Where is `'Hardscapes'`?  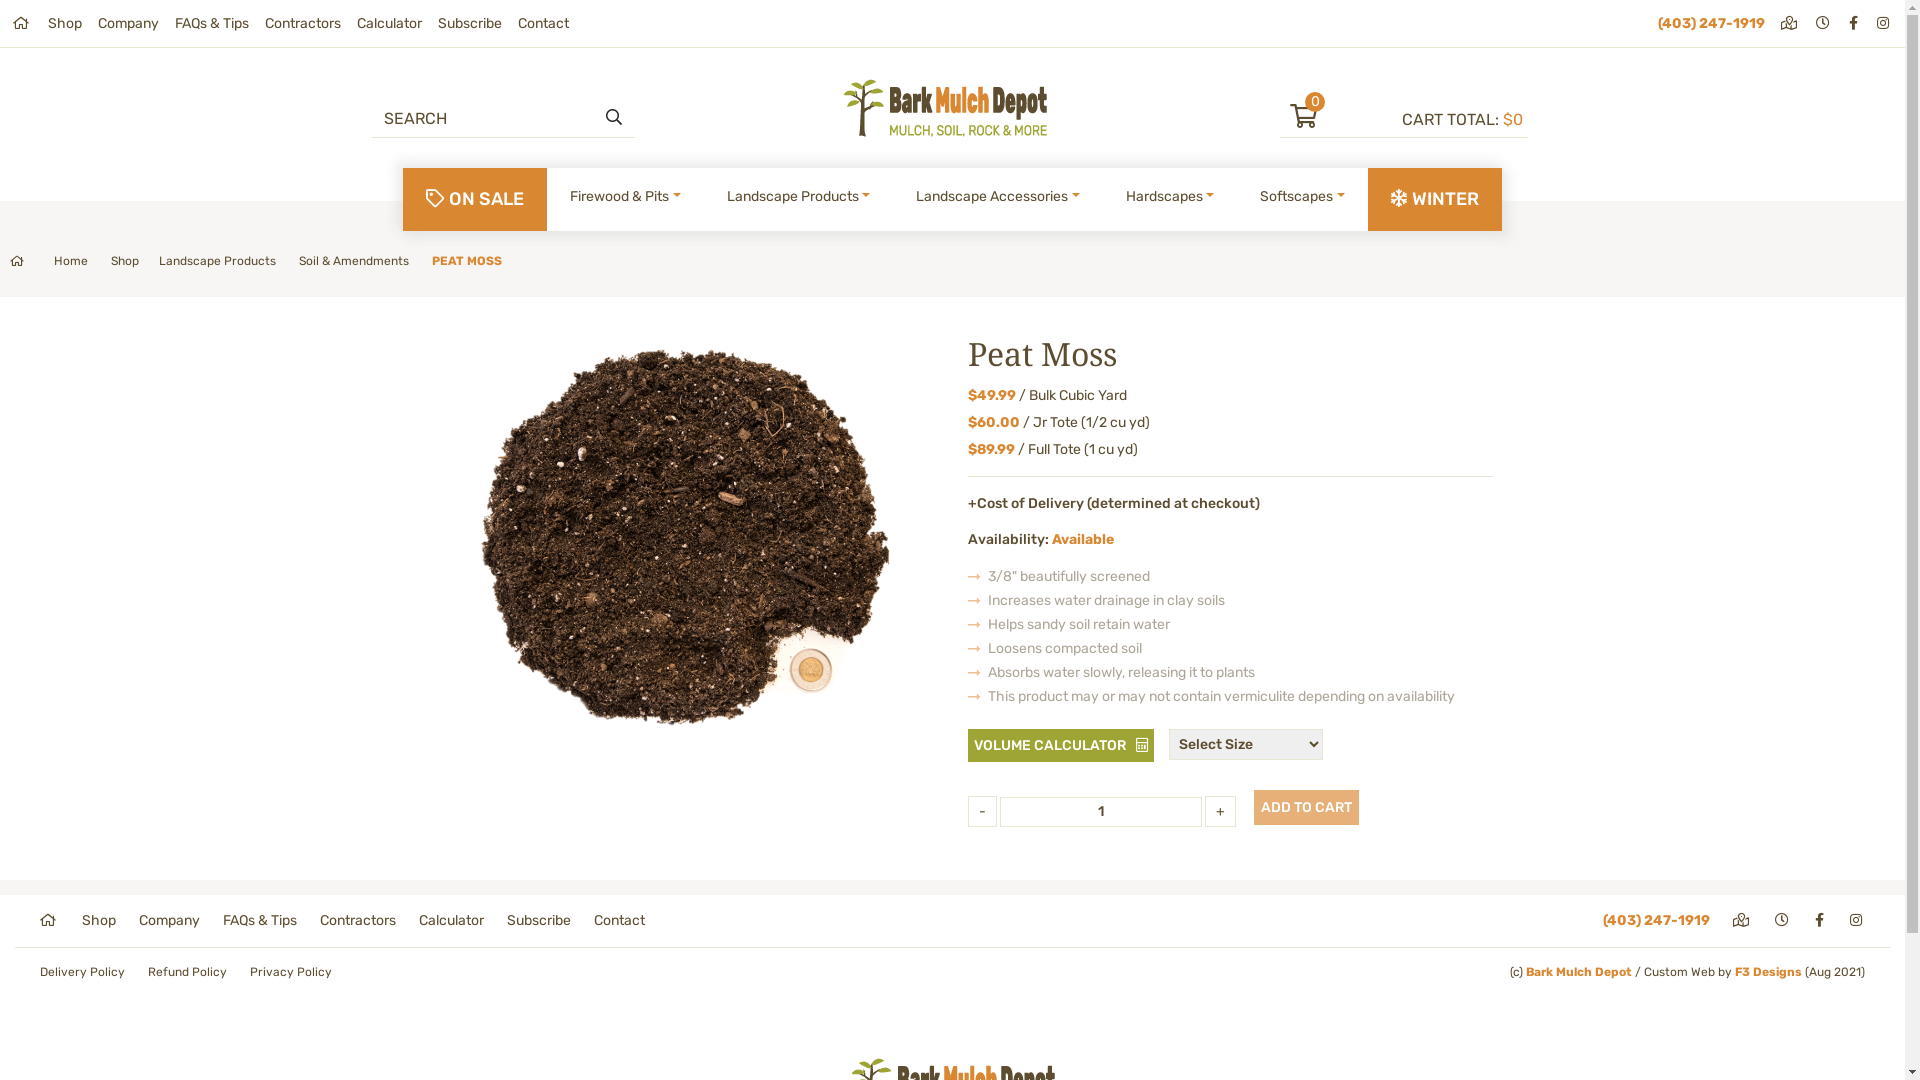 'Hardscapes' is located at coordinates (1170, 196).